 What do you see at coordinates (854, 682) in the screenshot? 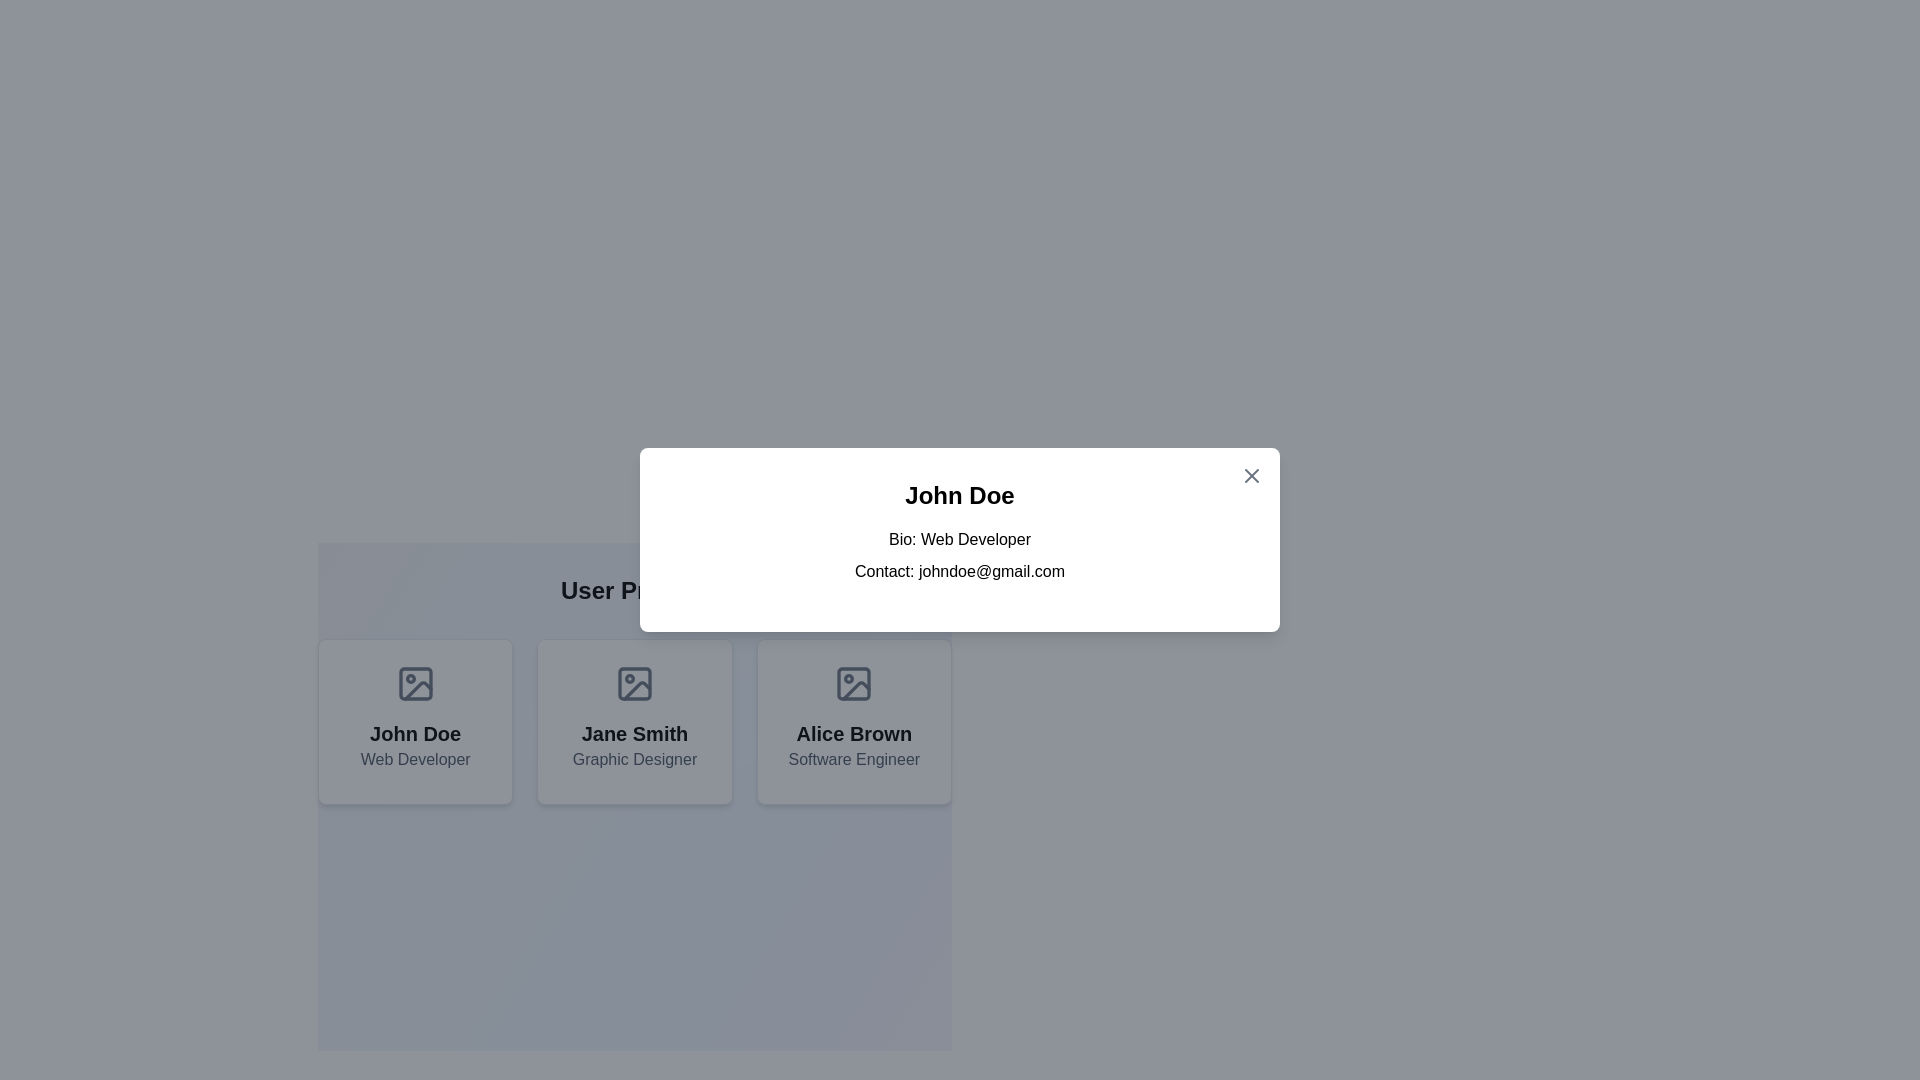
I see `the rectangular vector graphic component which is part of an SVG graphic icon, positioned in the center of the card above the name 'Alice Brown' and job title 'Software Engineer'` at bounding box center [854, 682].